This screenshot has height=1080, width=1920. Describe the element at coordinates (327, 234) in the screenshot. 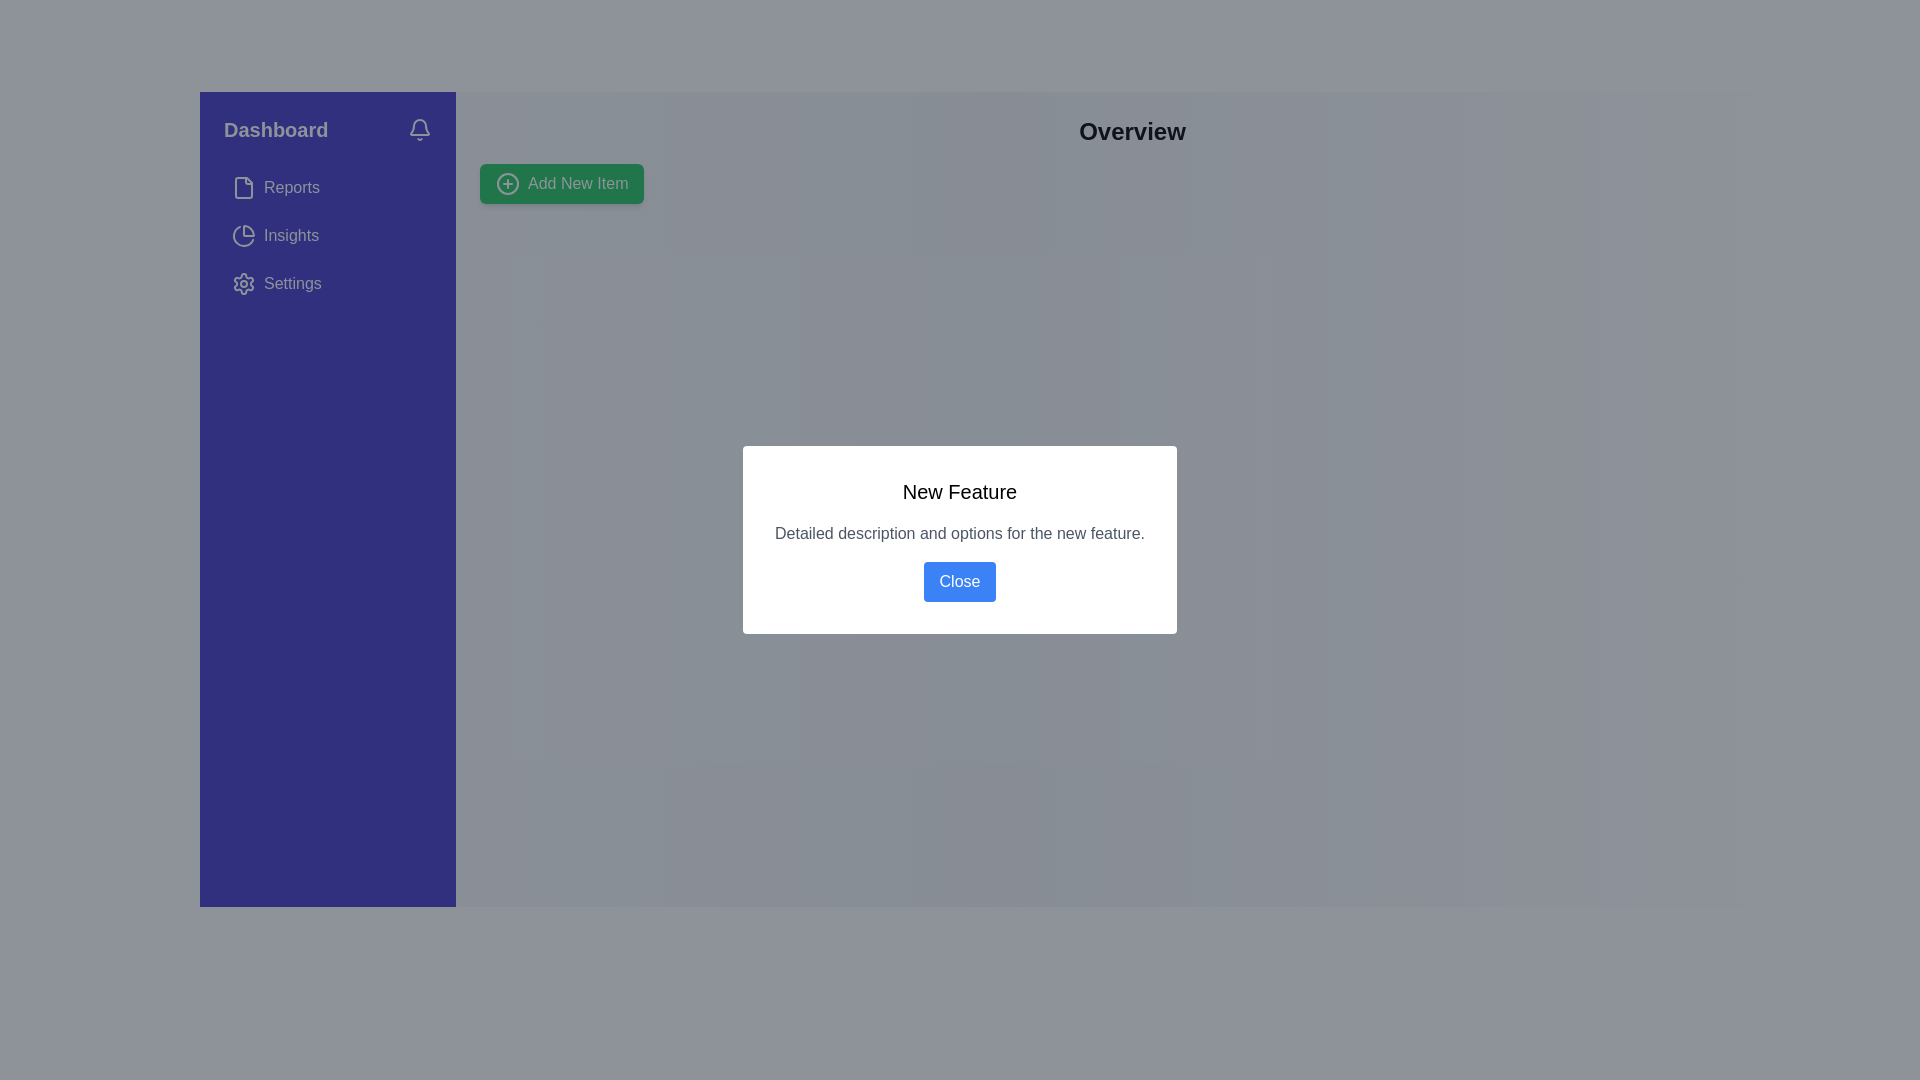

I see `the 'Insights' navigation button located in the blue sidebar, which is the second menu item below 'Reports' and above 'Settings'` at that location.